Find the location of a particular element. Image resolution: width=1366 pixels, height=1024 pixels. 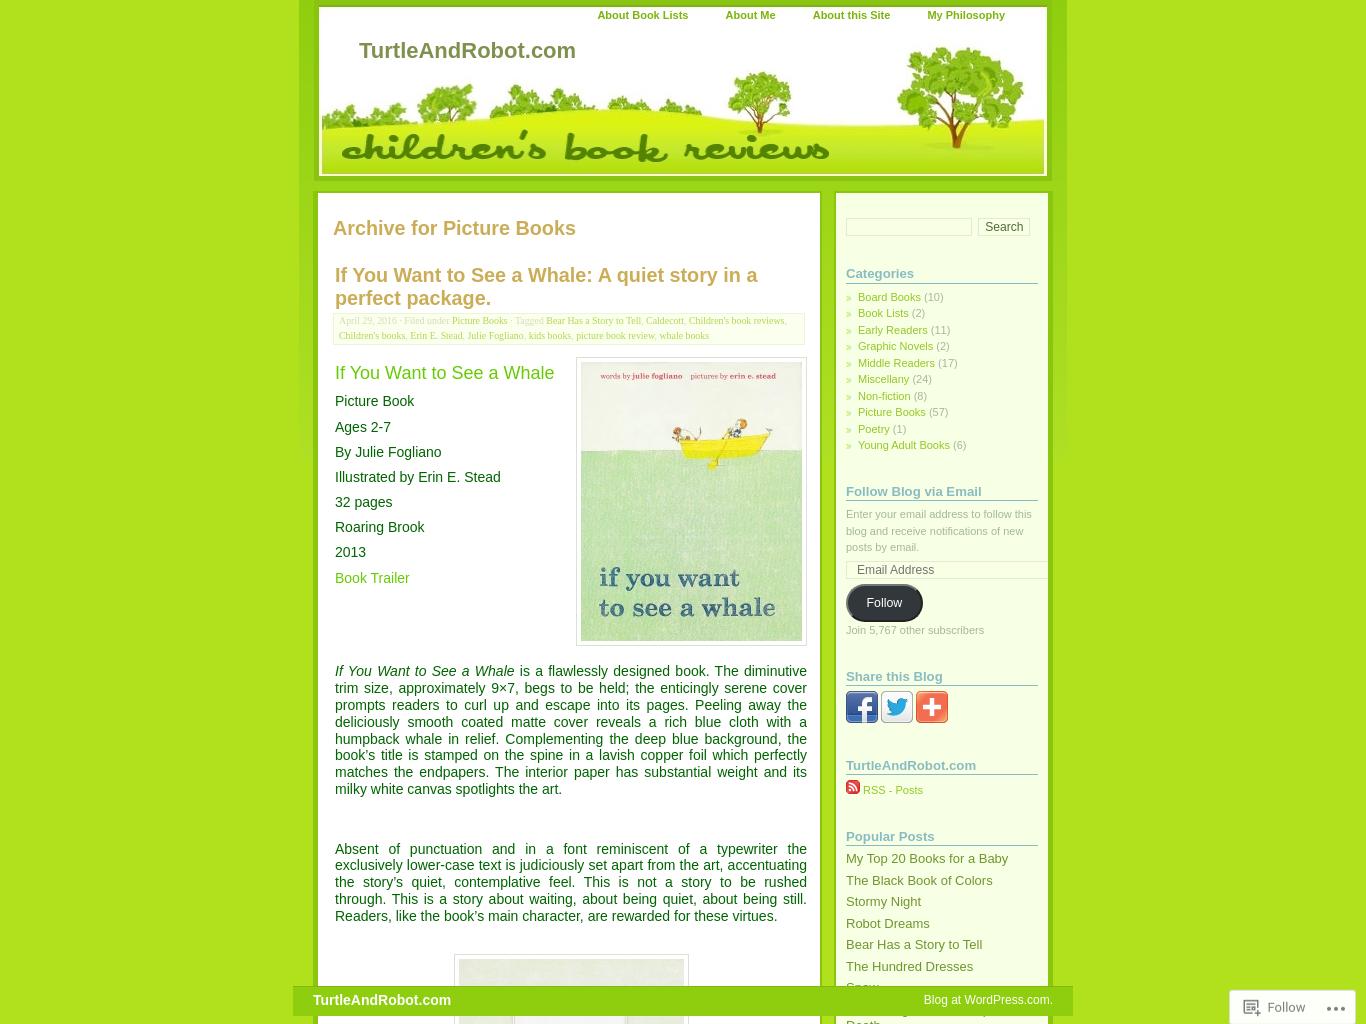

'RSS - Posts' is located at coordinates (891, 790).